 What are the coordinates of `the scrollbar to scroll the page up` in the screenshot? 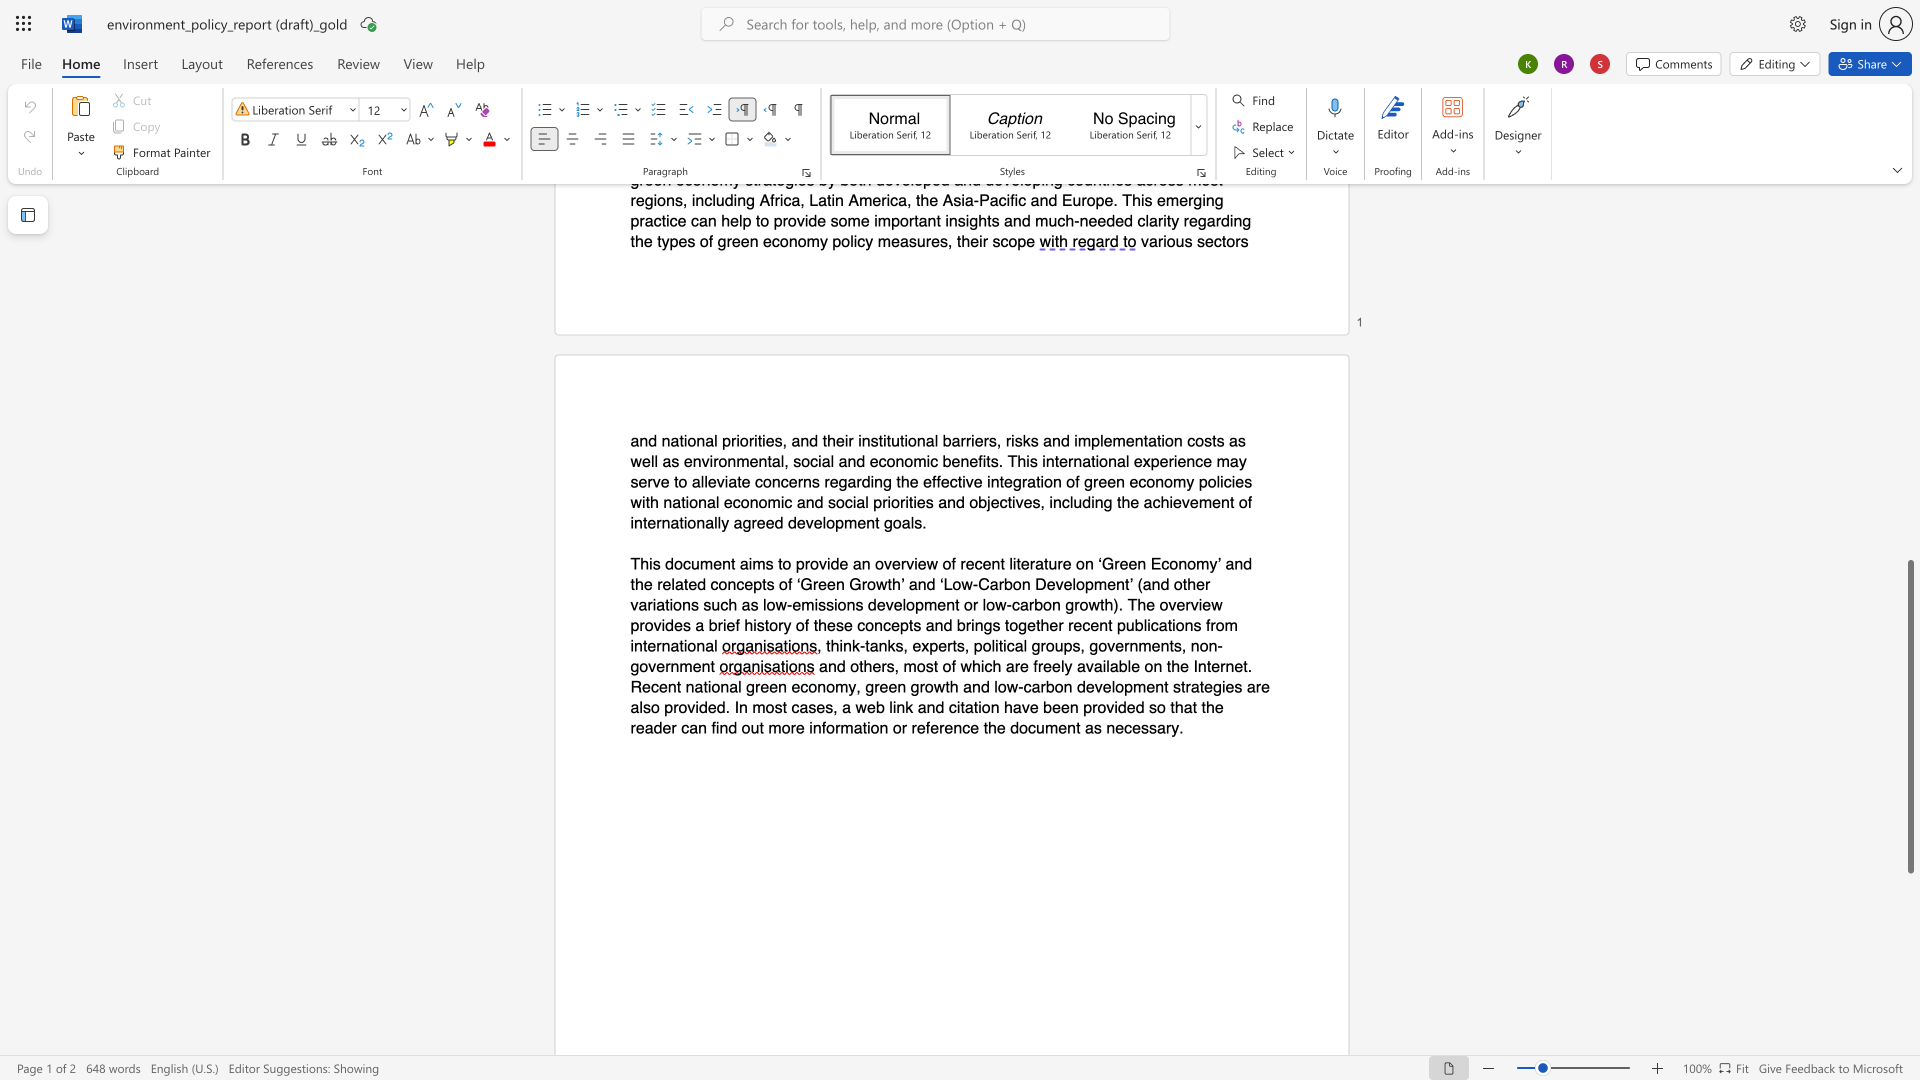 It's located at (1909, 229).